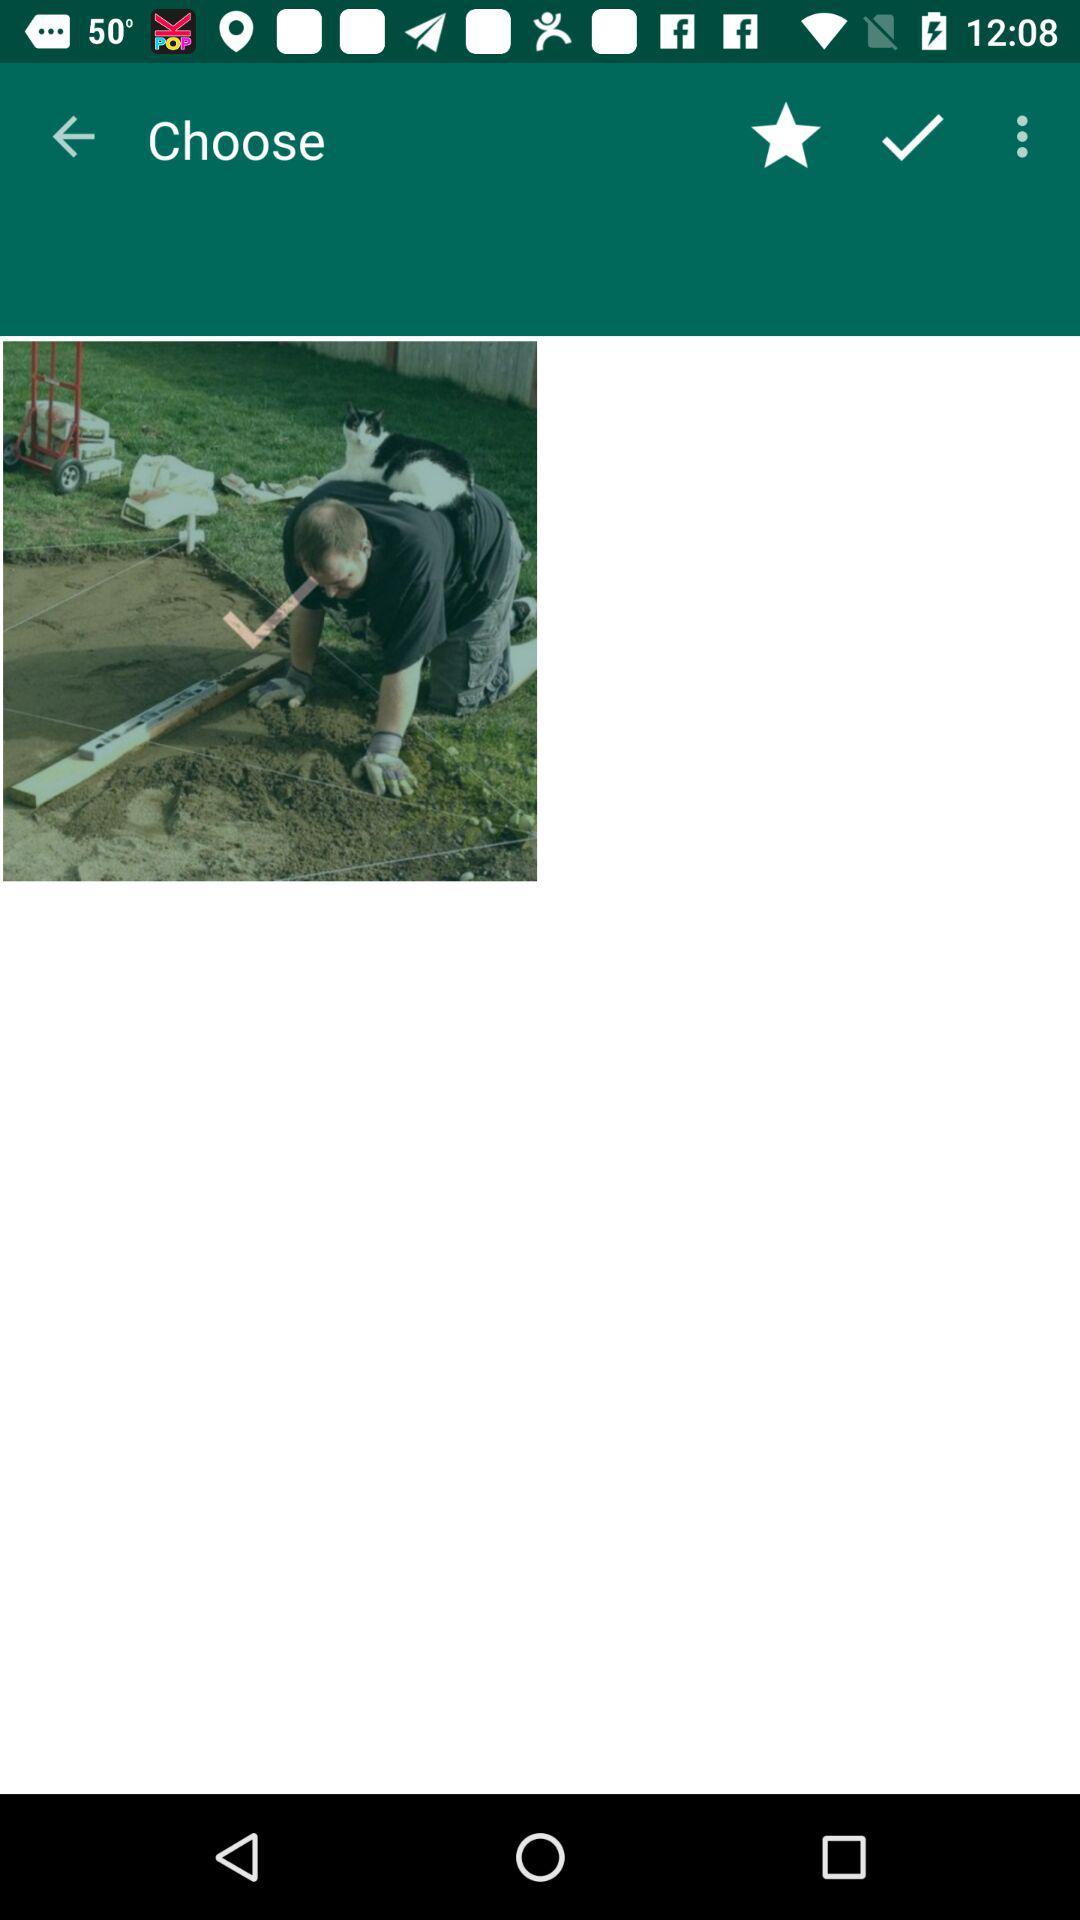 The height and width of the screenshot is (1920, 1080). I want to click on item next to choose, so click(785, 135).